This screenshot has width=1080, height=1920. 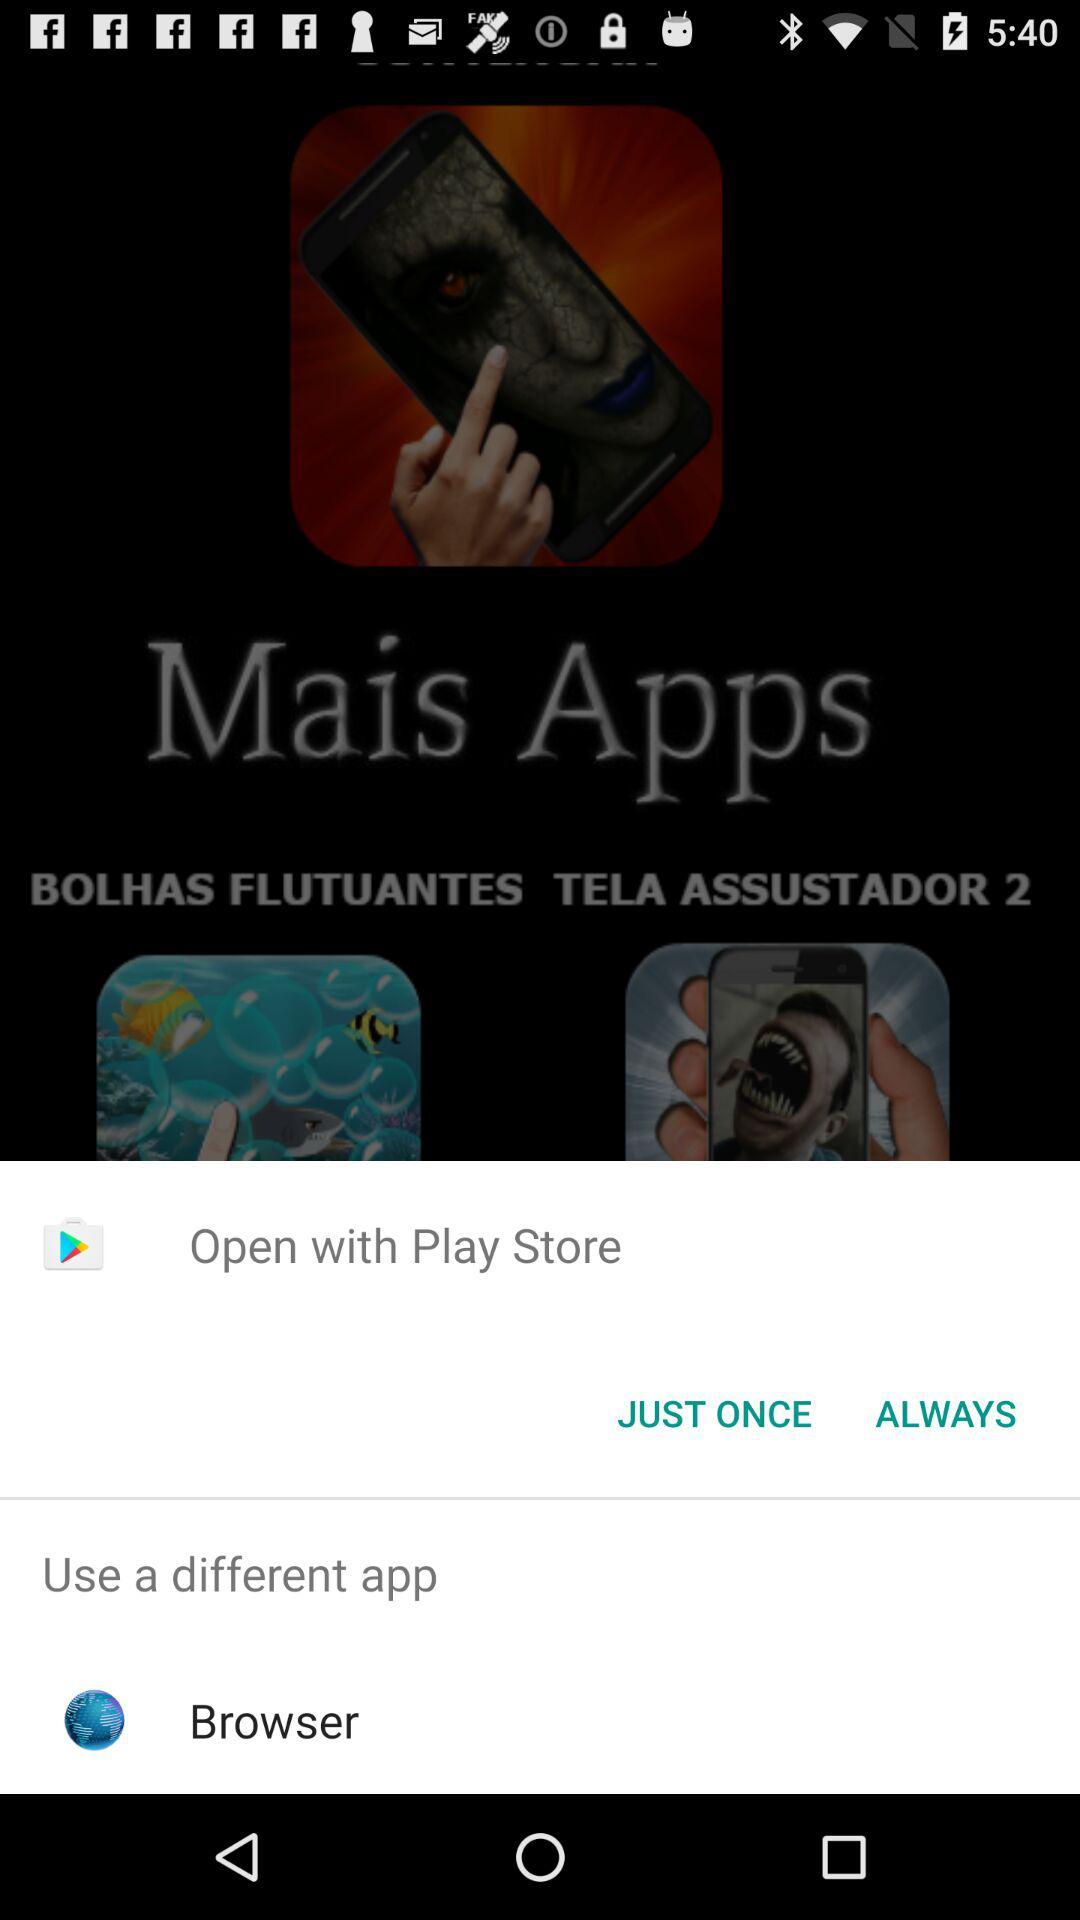 What do you see at coordinates (274, 1719) in the screenshot?
I see `the browser app` at bounding box center [274, 1719].